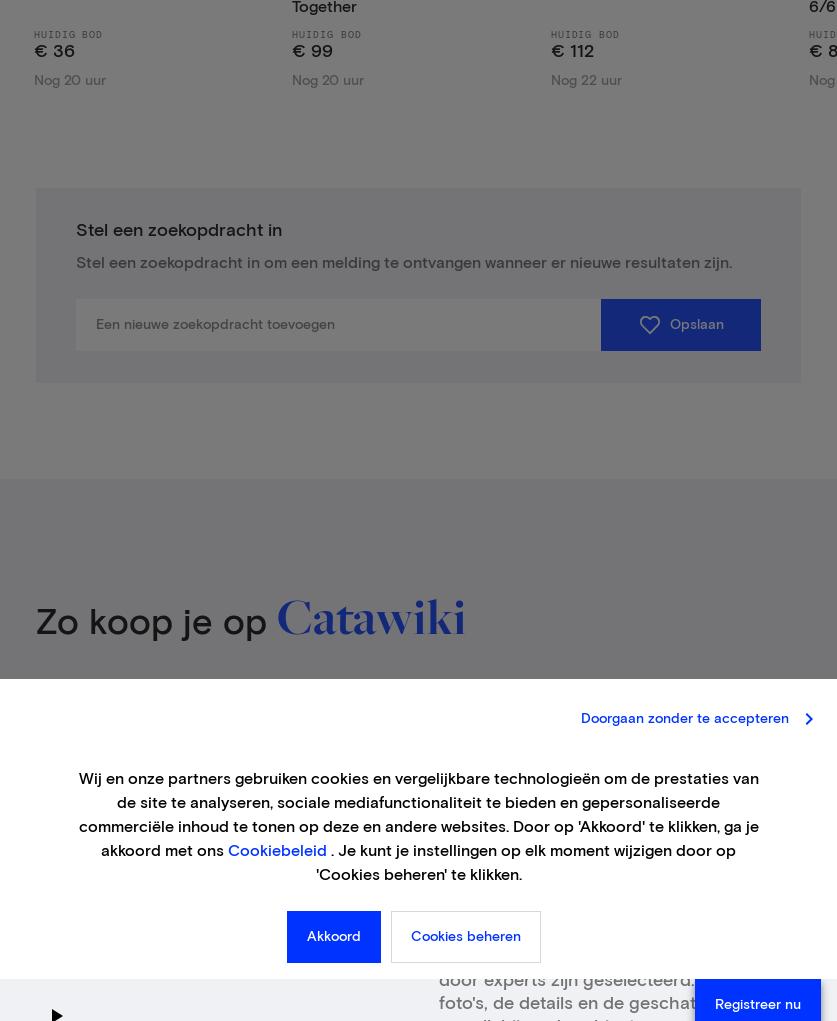 The image size is (837, 1021). Describe the element at coordinates (451, 851) in the screenshot. I see `'1.'` at that location.